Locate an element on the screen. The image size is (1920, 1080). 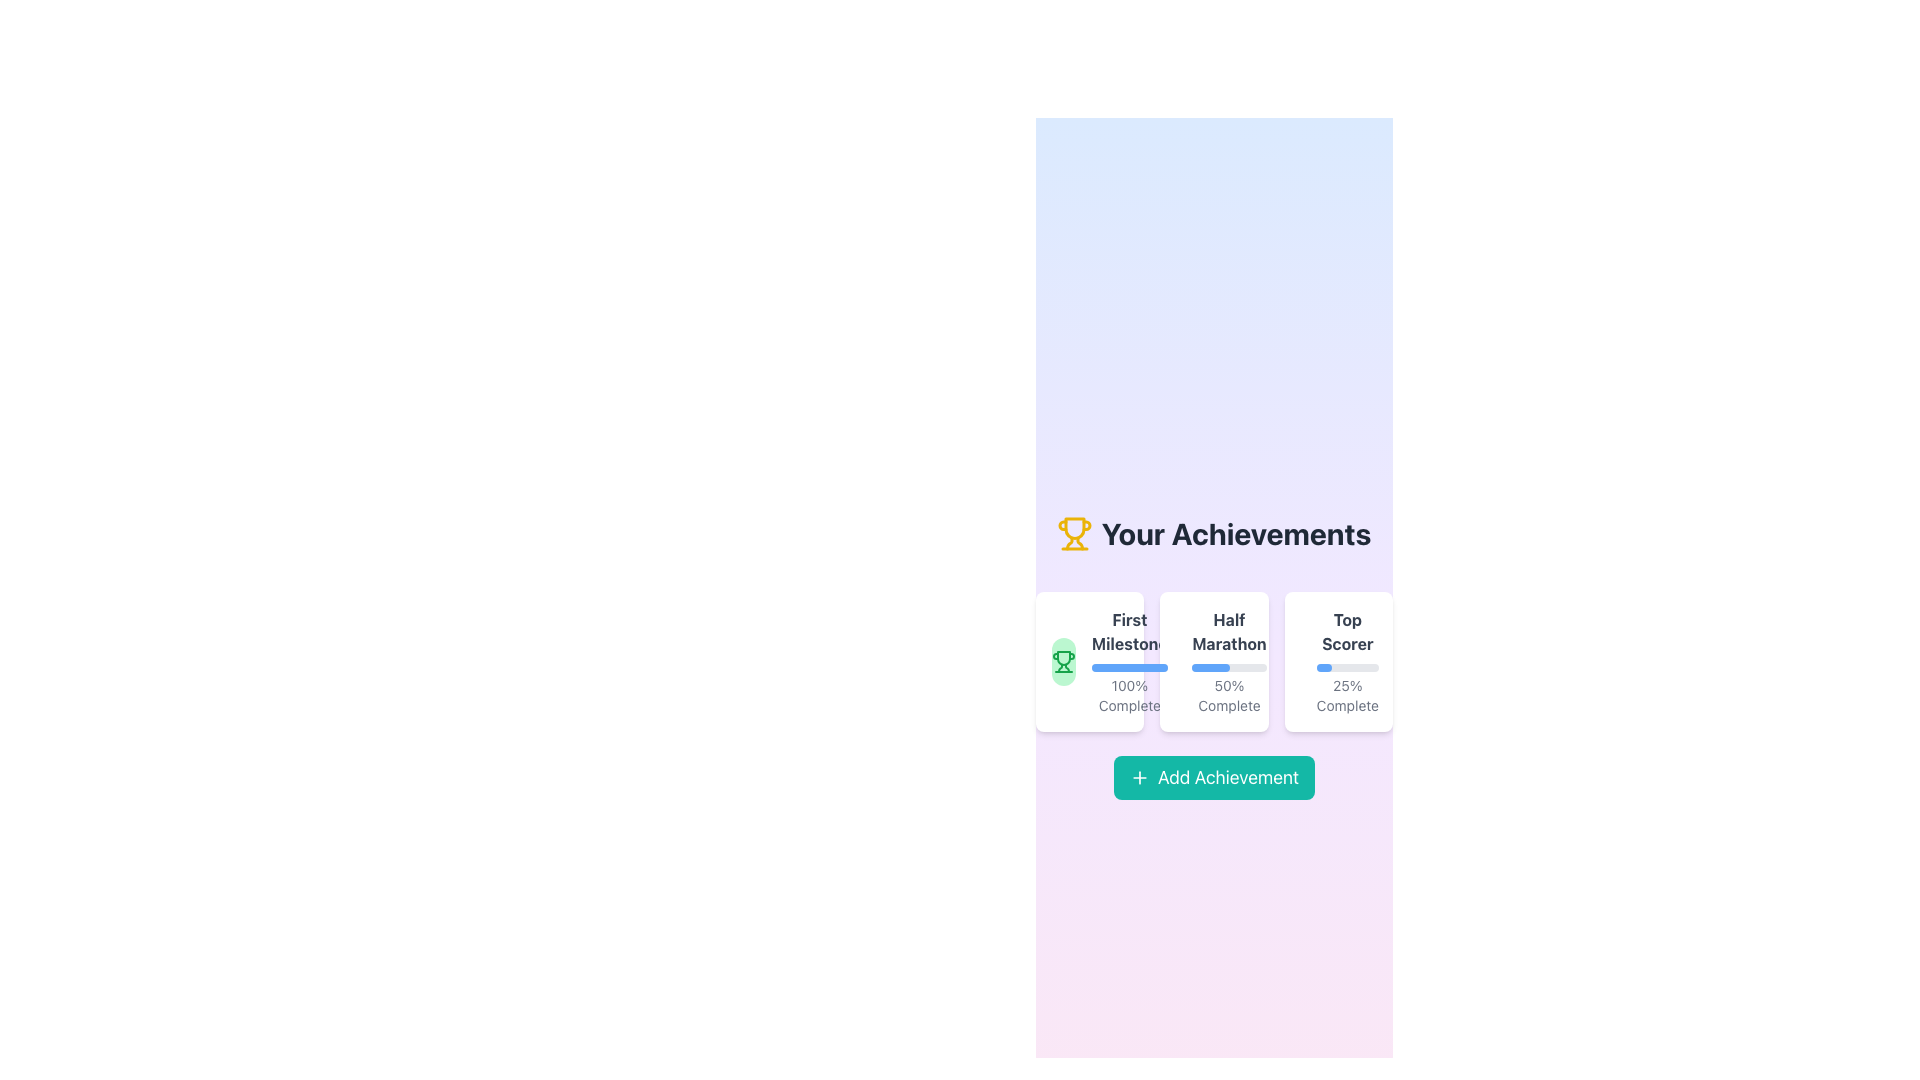
the 'Top Scorer' informational block, which features a blue progress bar indicating '25% Complete', located at the right of the 'Half Marathon' achievement card is located at coordinates (1347, 662).